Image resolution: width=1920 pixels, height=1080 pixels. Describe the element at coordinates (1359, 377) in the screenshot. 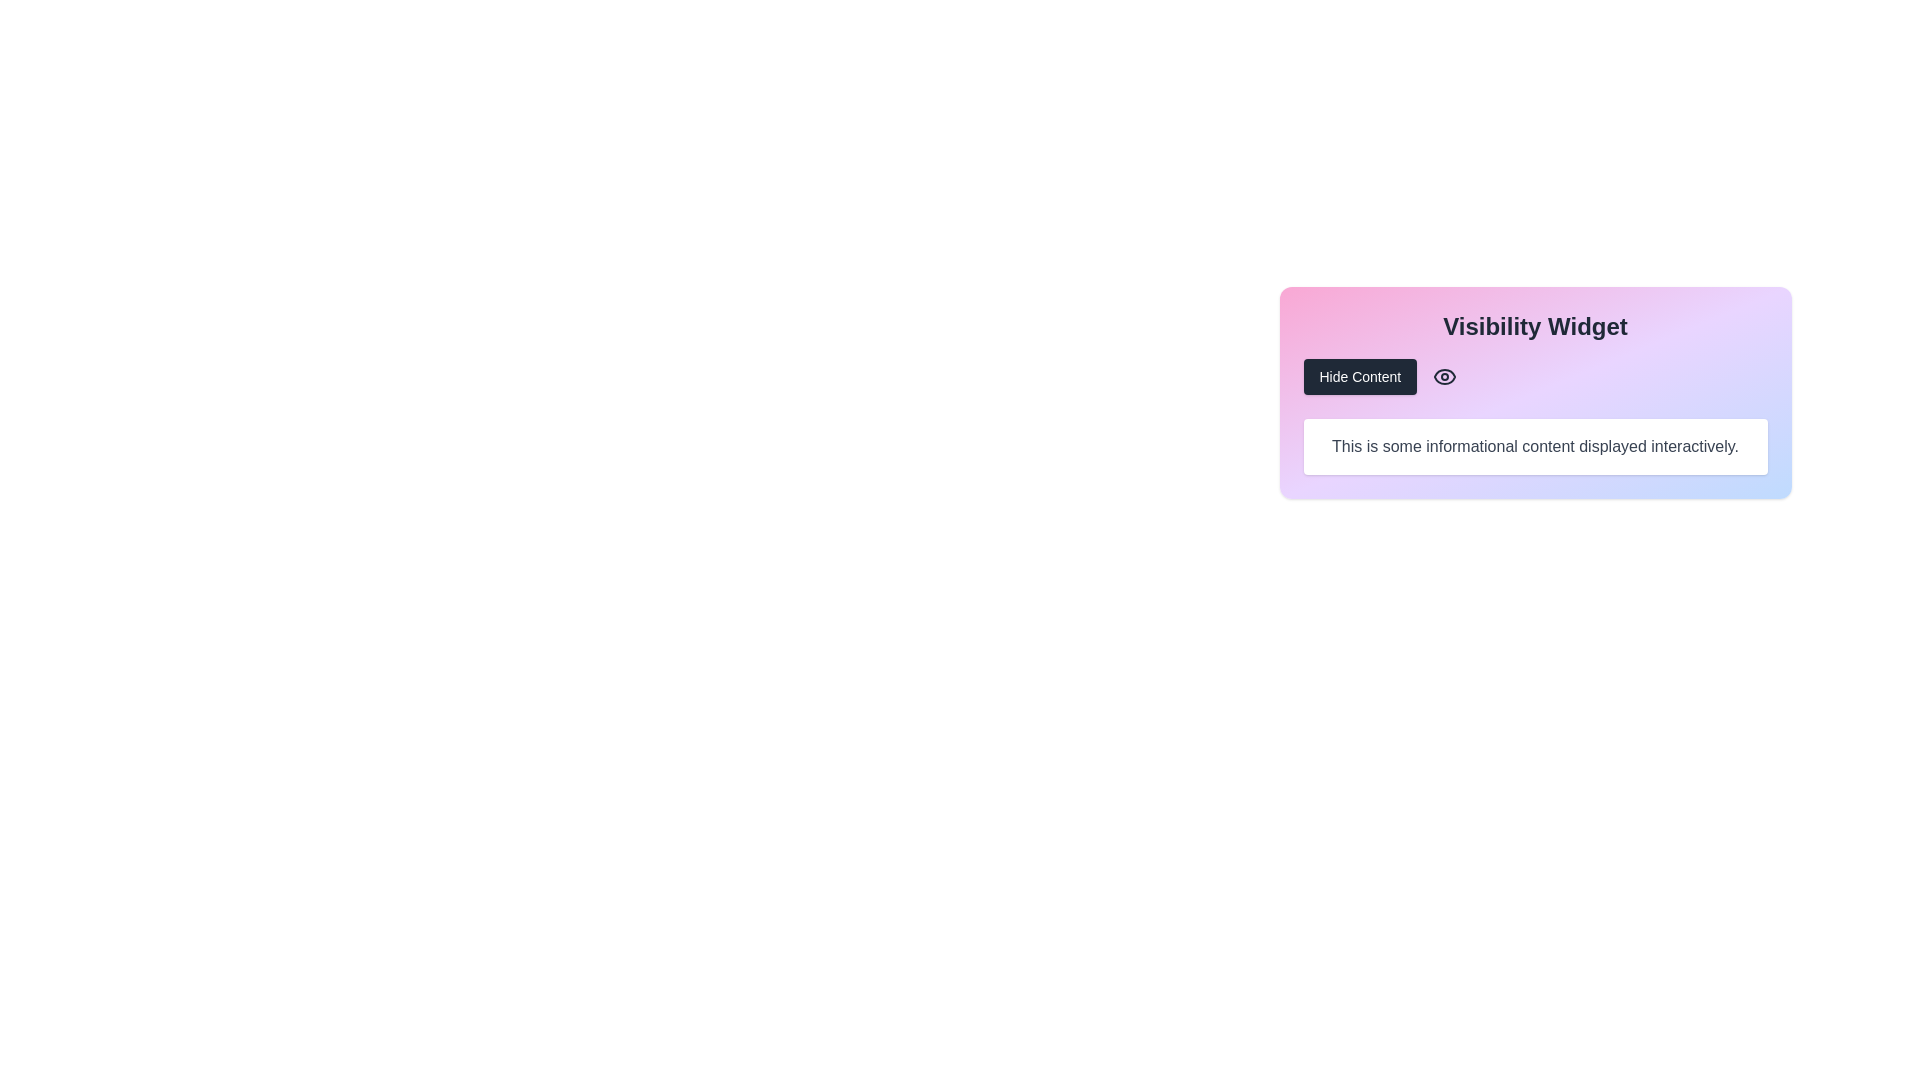

I see `the 'Hide Content' button, which is a dark gray button with white text, positioned to the left of an eye icon` at that location.